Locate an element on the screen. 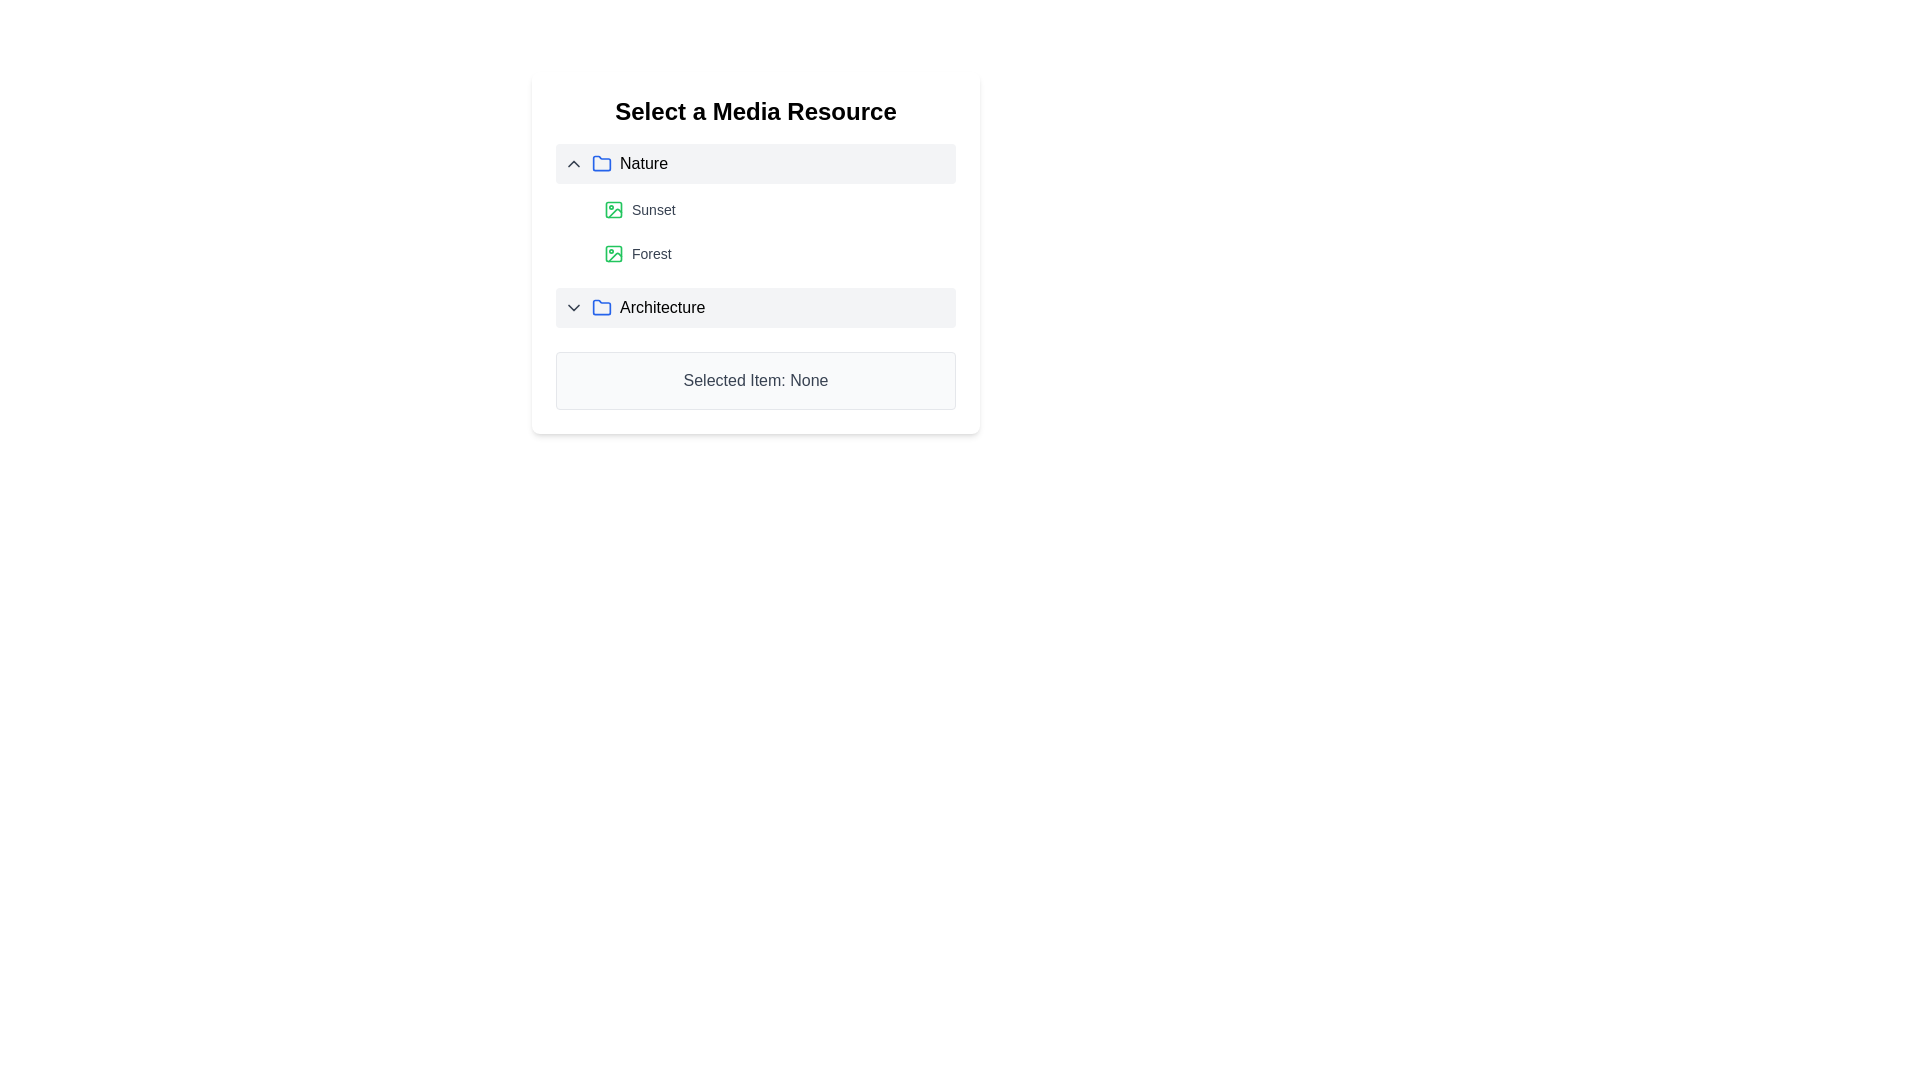 This screenshot has height=1080, width=1920. the chevron icon located at the leftmost position of the 'Architecture' menu item is located at coordinates (573, 308).